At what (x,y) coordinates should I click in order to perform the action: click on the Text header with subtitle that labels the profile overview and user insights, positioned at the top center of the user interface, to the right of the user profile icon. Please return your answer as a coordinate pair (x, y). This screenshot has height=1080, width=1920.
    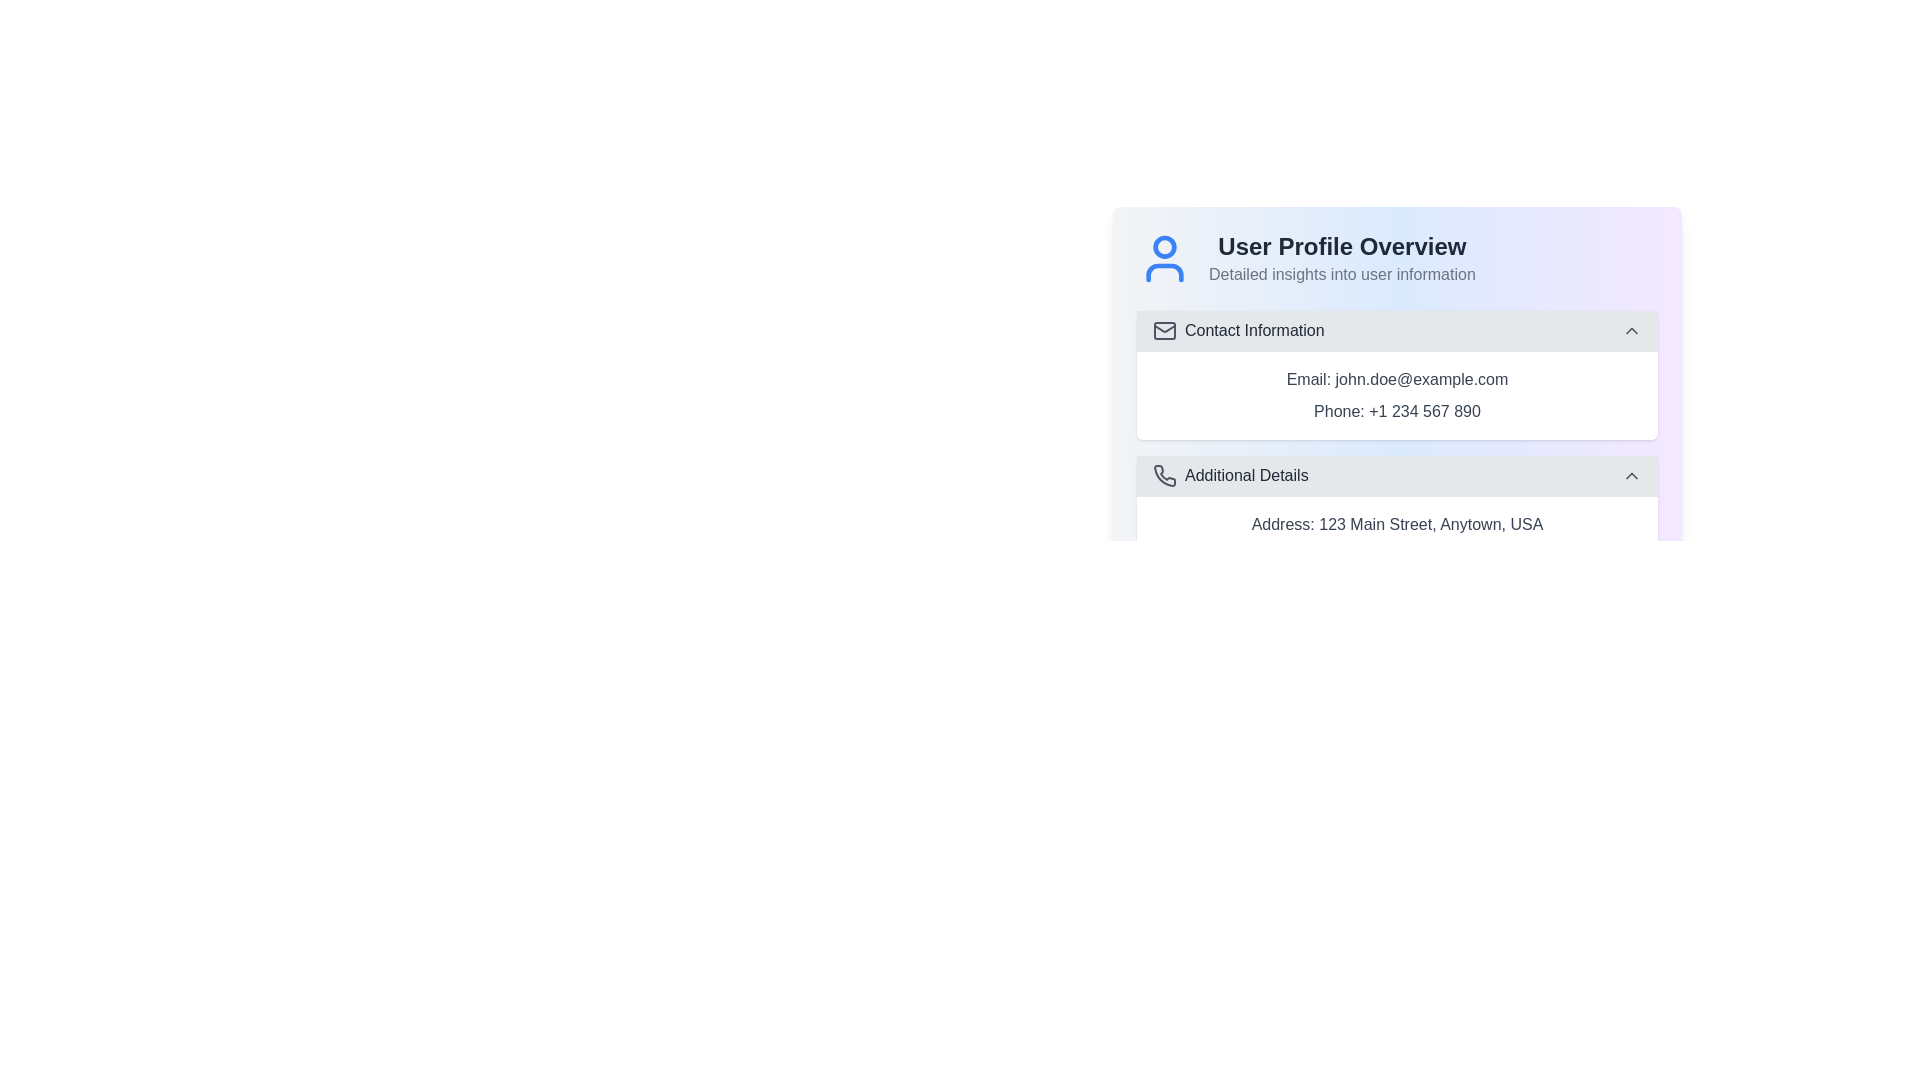
    Looking at the image, I should click on (1342, 257).